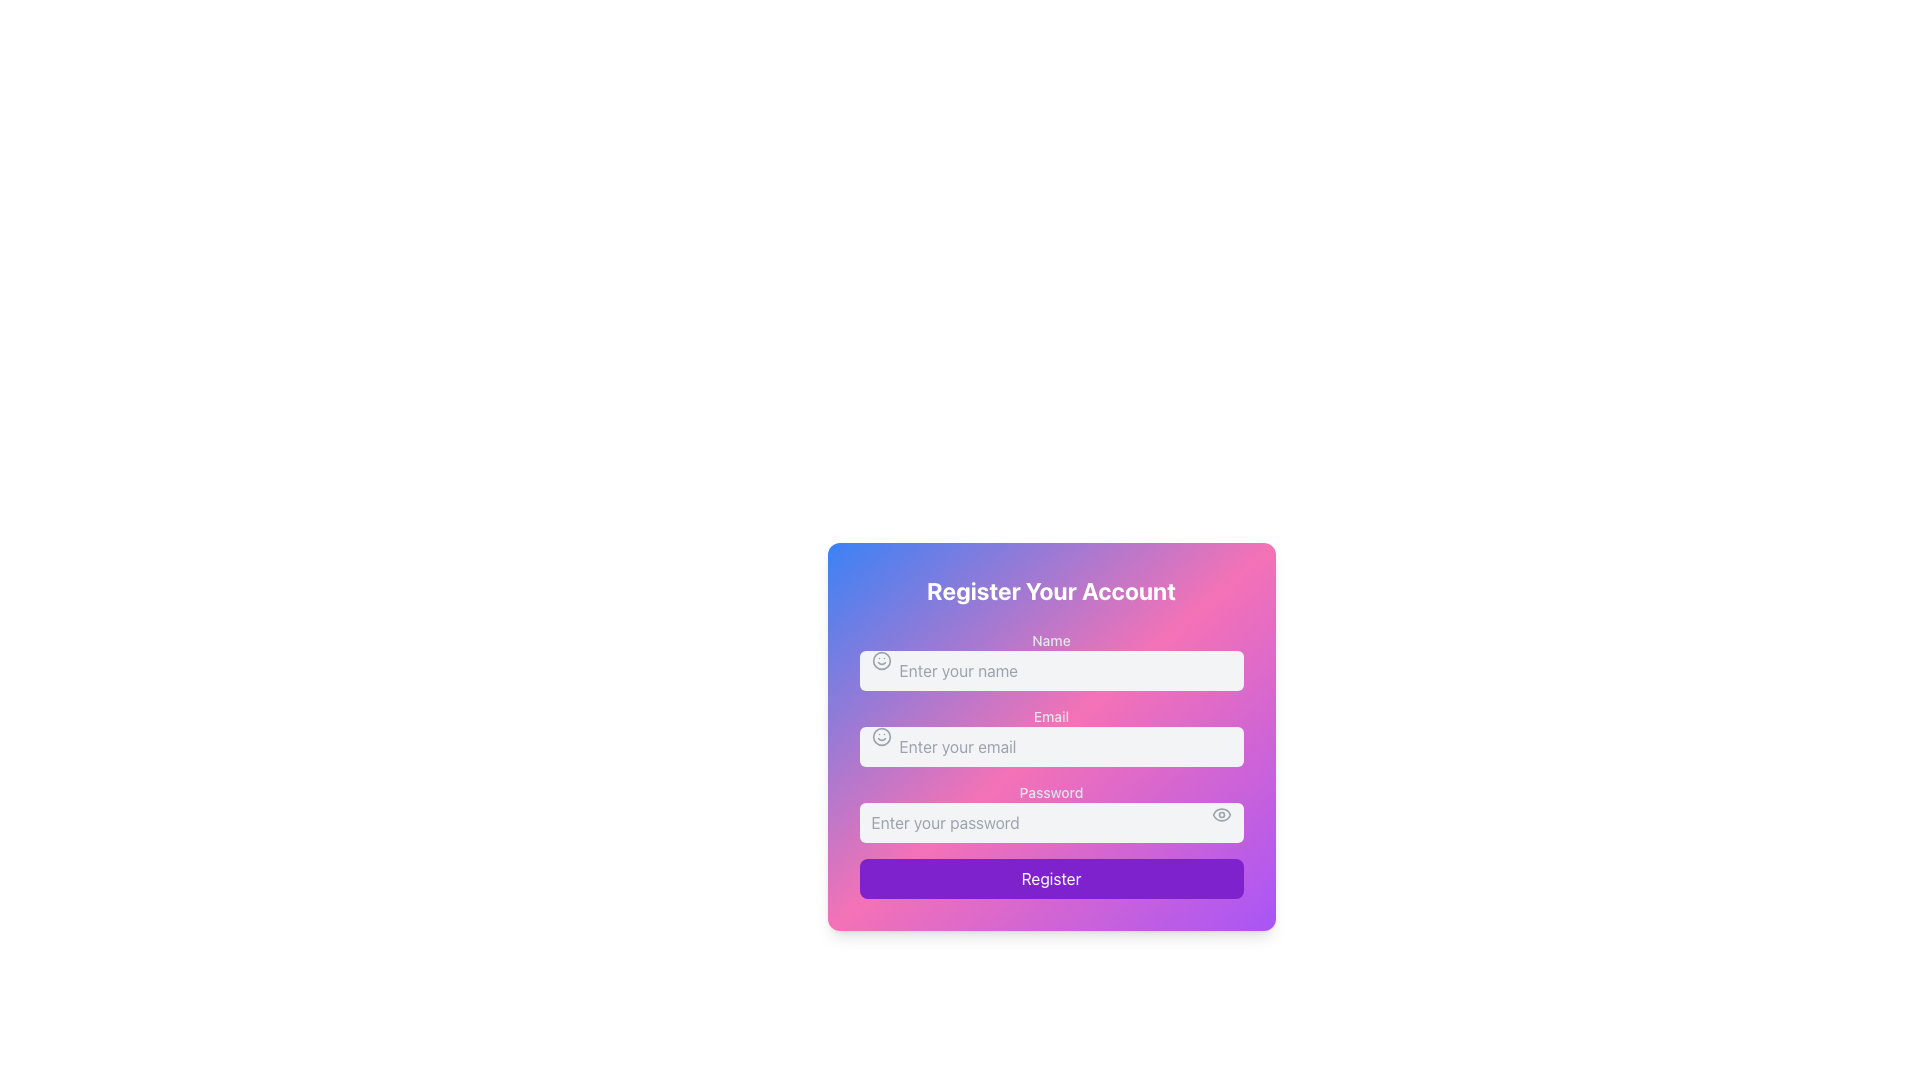 This screenshot has width=1920, height=1080. Describe the element at coordinates (880, 736) in the screenshot. I see `the decorative circle in the SVG smiley face icon located to the left of the email input field in the registration form` at that location.